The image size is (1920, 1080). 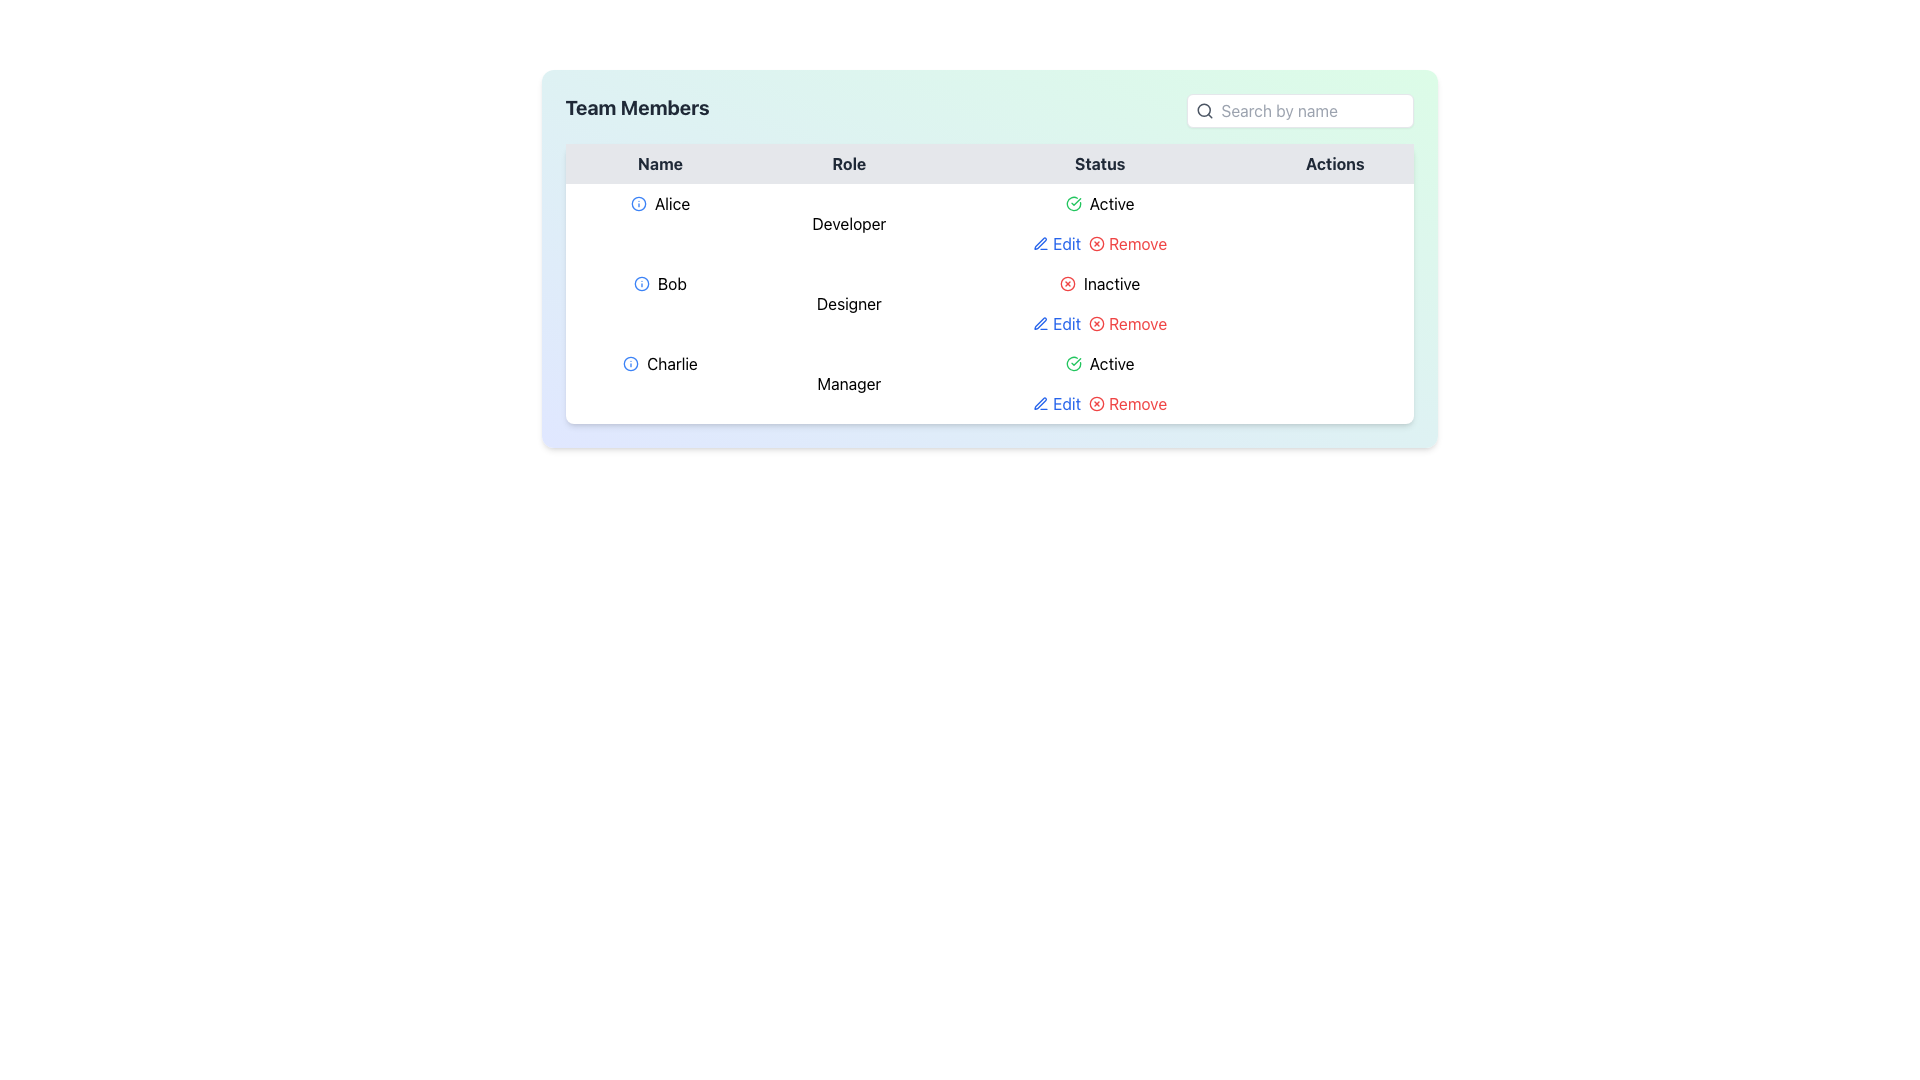 What do you see at coordinates (1040, 242) in the screenshot?
I see `the small blue pen icon representing the 'Edit' action in the Actions column of the table for Bob` at bounding box center [1040, 242].